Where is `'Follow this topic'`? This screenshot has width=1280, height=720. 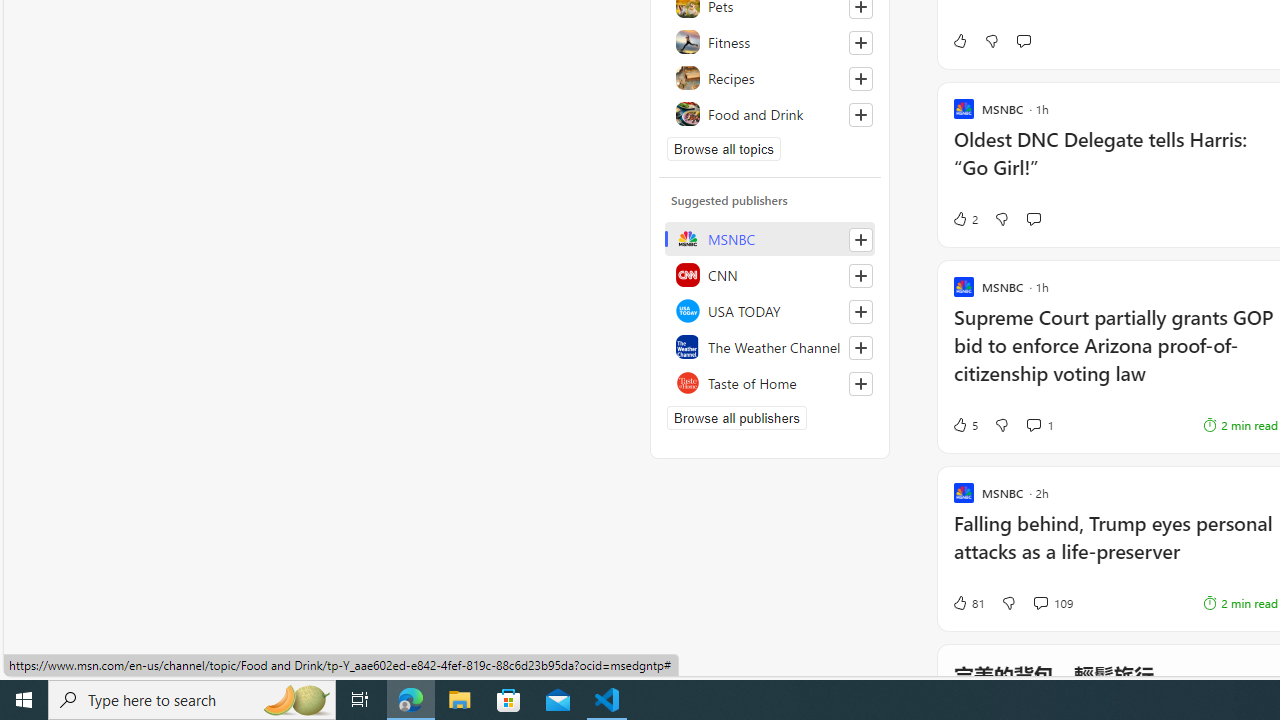 'Follow this topic' is located at coordinates (860, 114).